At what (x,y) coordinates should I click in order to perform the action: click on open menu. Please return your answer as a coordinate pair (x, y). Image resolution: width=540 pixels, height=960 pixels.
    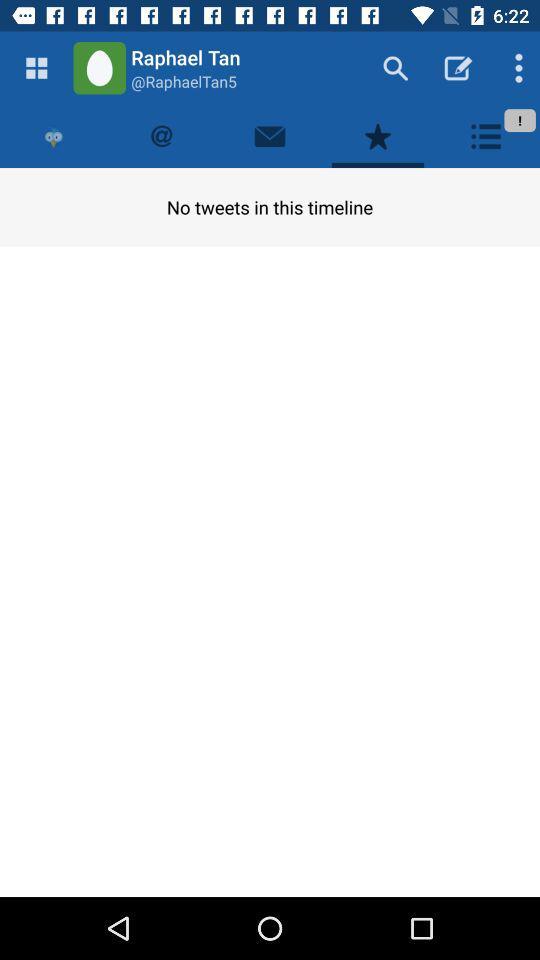
    Looking at the image, I should click on (36, 68).